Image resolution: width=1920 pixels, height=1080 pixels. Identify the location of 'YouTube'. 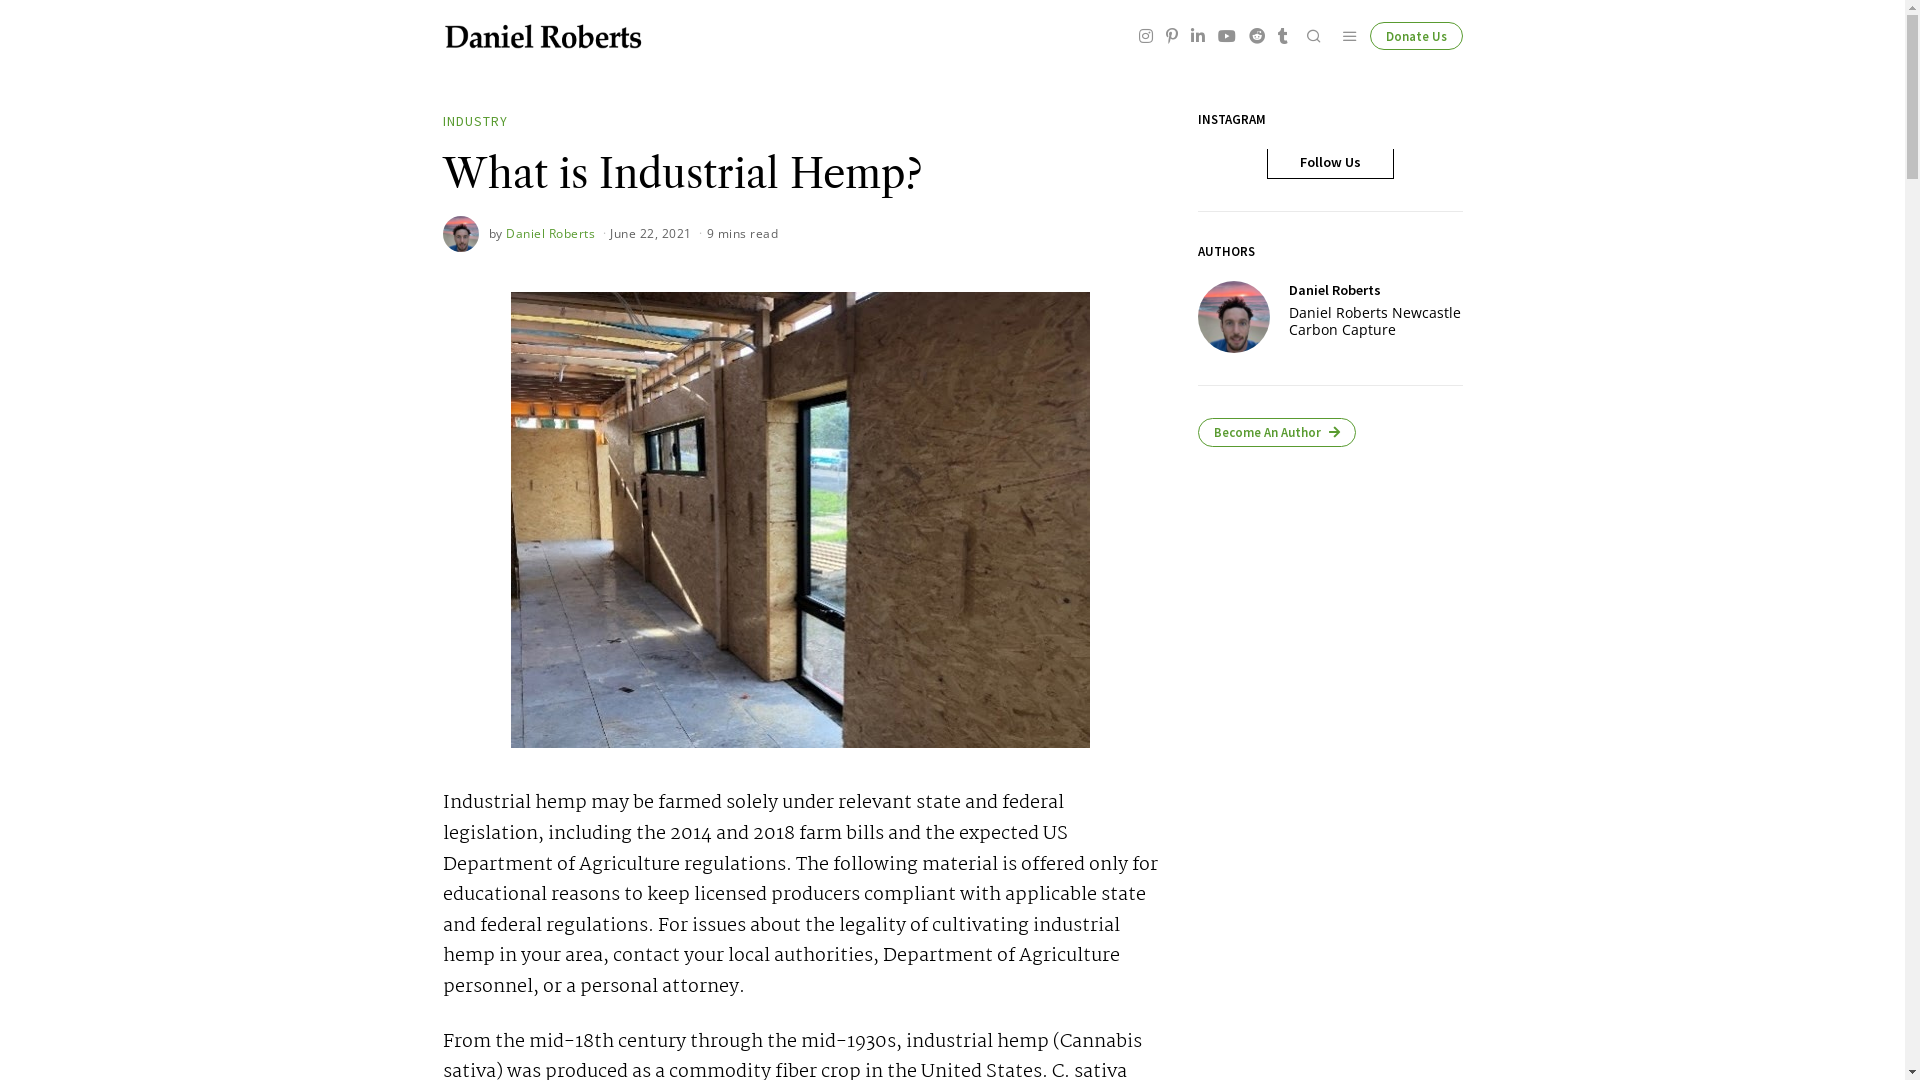
(1224, 35).